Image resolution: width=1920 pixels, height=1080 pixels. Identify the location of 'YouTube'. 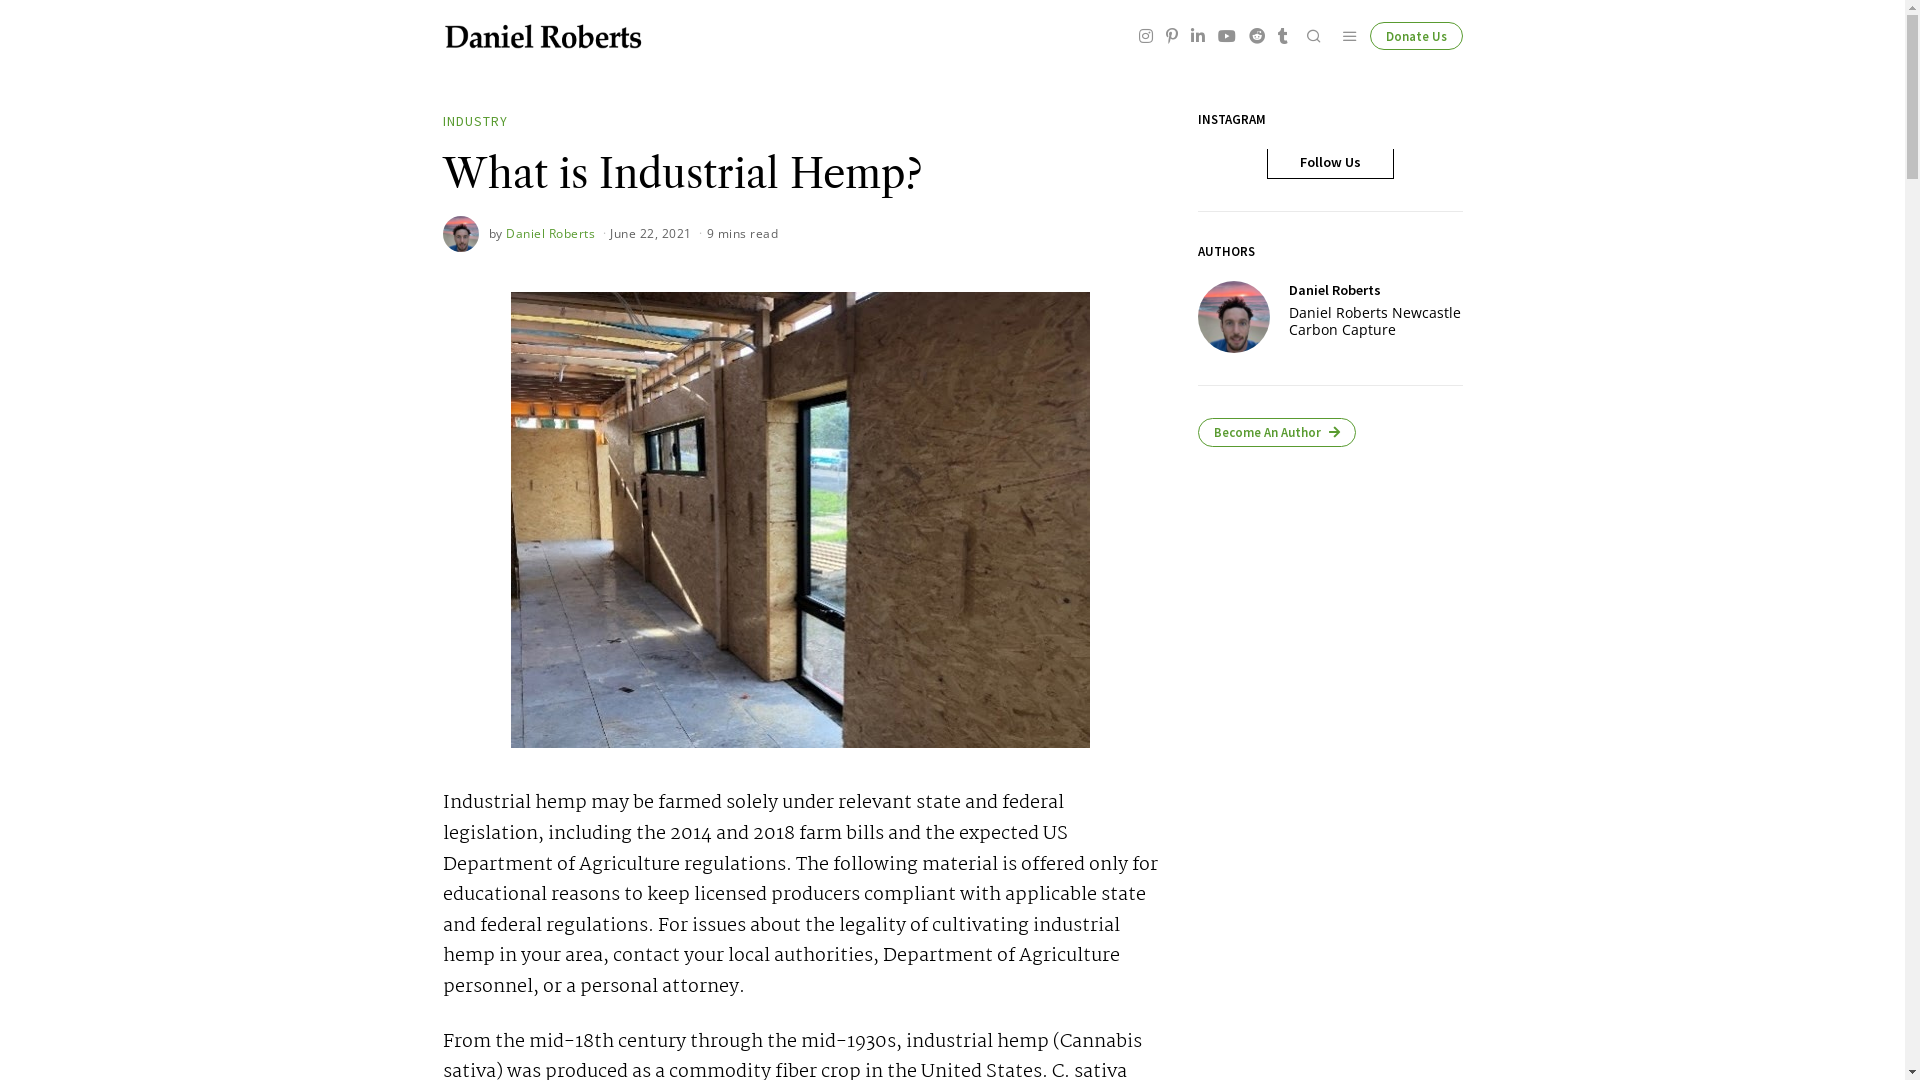
(1224, 35).